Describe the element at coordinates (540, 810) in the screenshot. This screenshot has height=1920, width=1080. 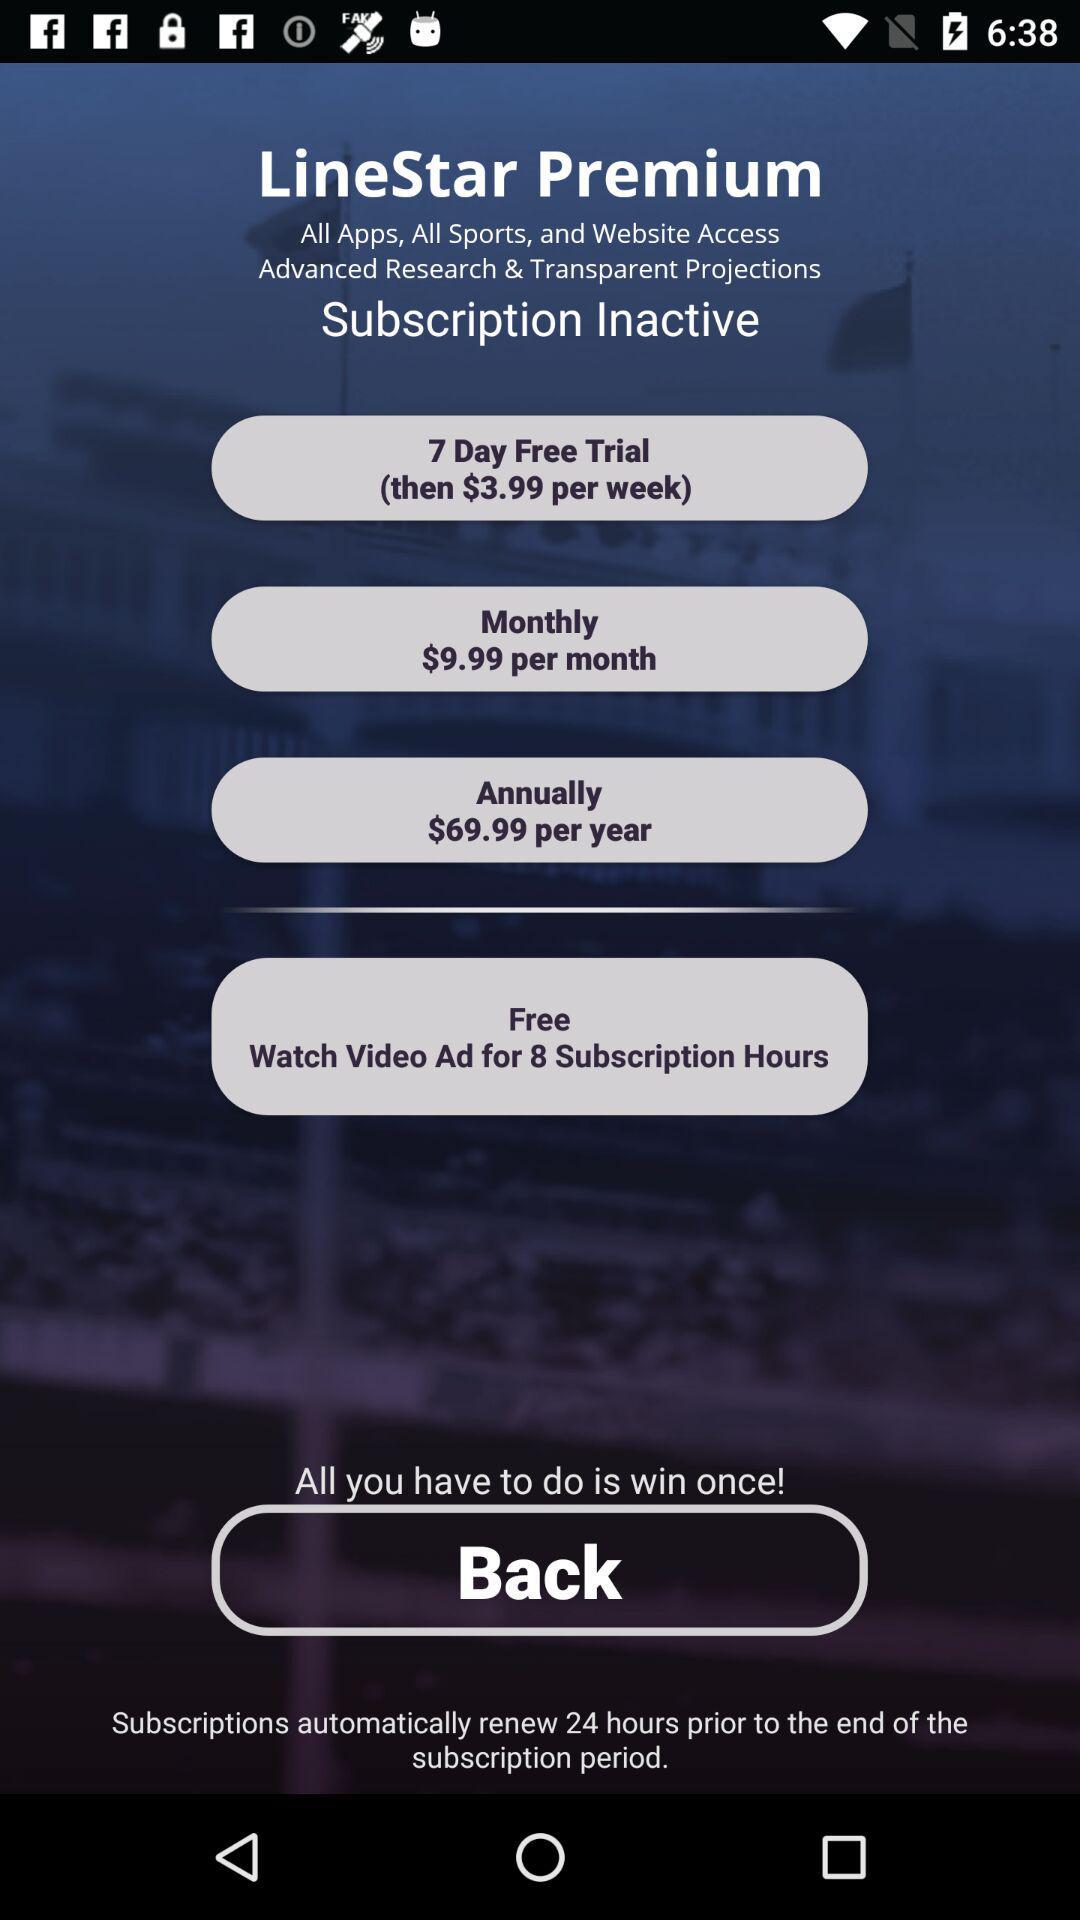
I see `the third box` at that location.